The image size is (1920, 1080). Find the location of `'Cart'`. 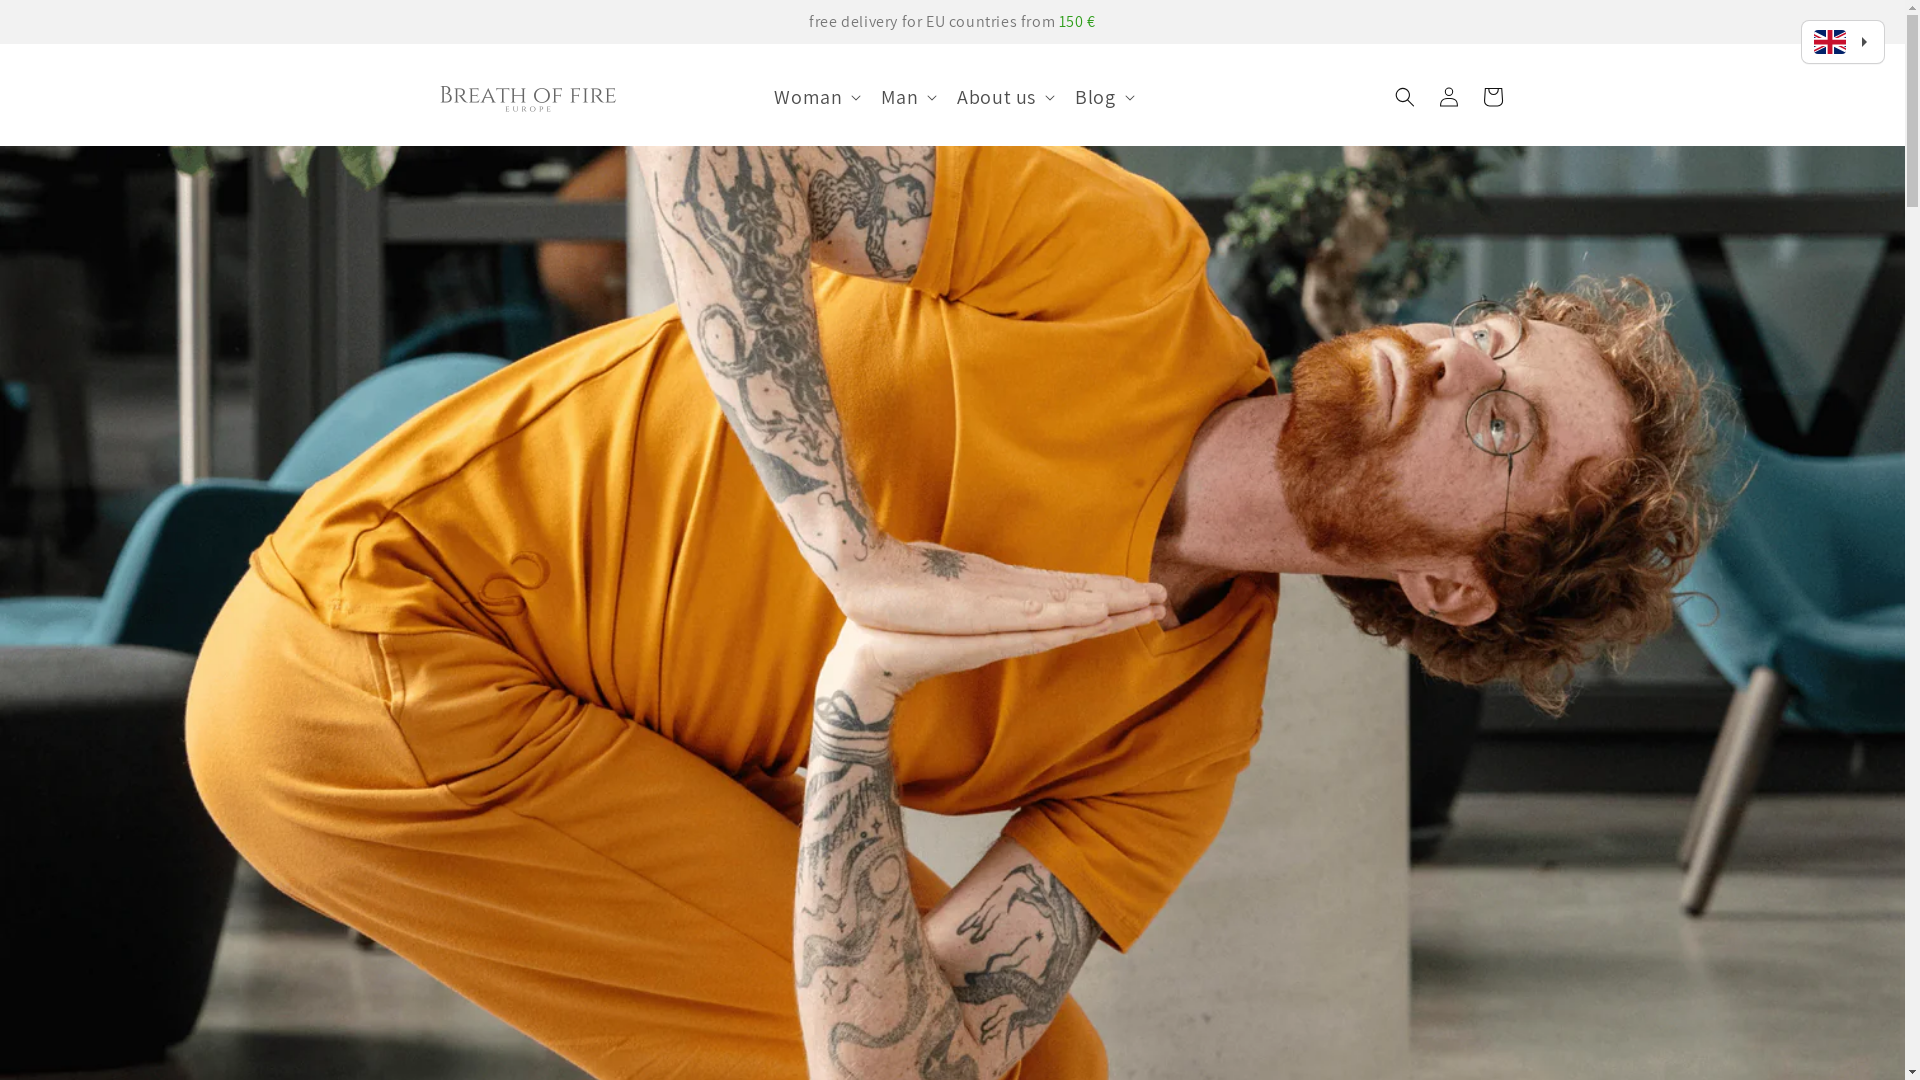

'Cart' is located at coordinates (1492, 96).